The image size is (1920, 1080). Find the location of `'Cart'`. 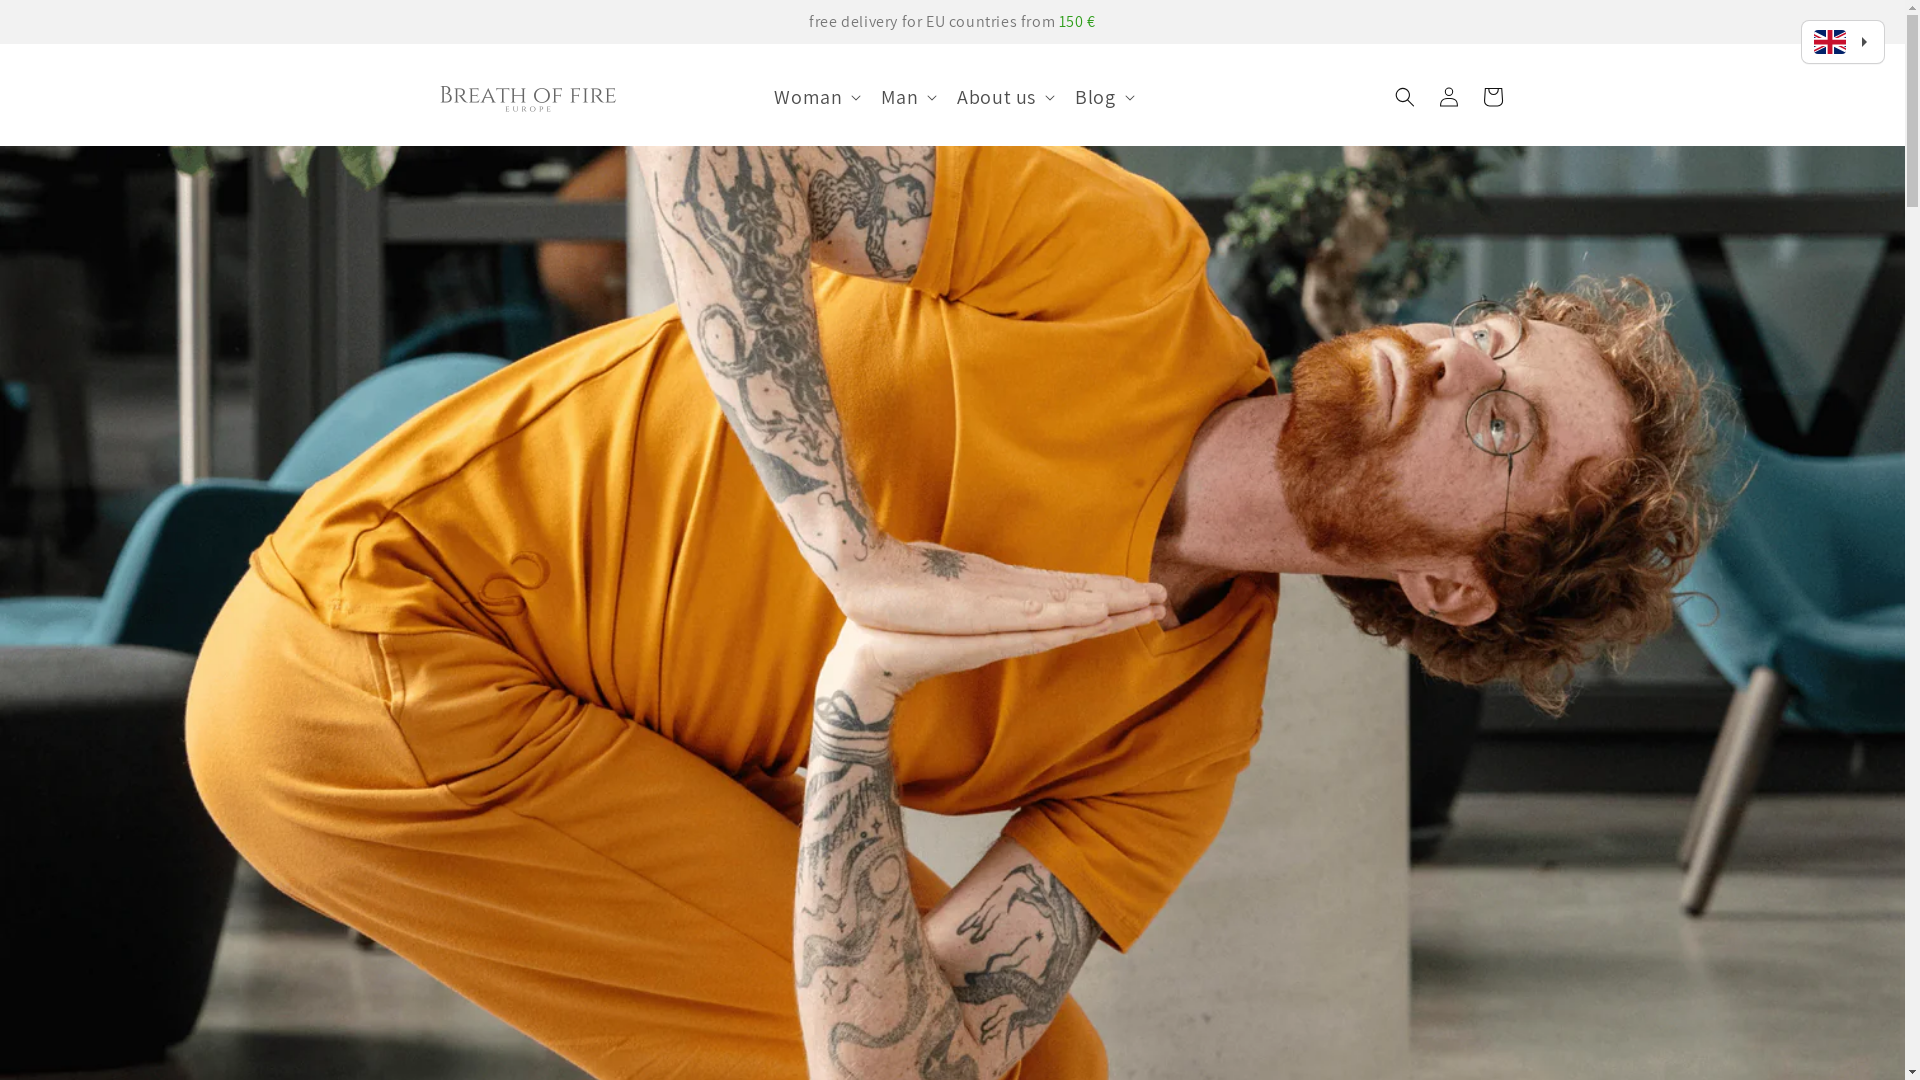

'Cart' is located at coordinates (1492, 96).